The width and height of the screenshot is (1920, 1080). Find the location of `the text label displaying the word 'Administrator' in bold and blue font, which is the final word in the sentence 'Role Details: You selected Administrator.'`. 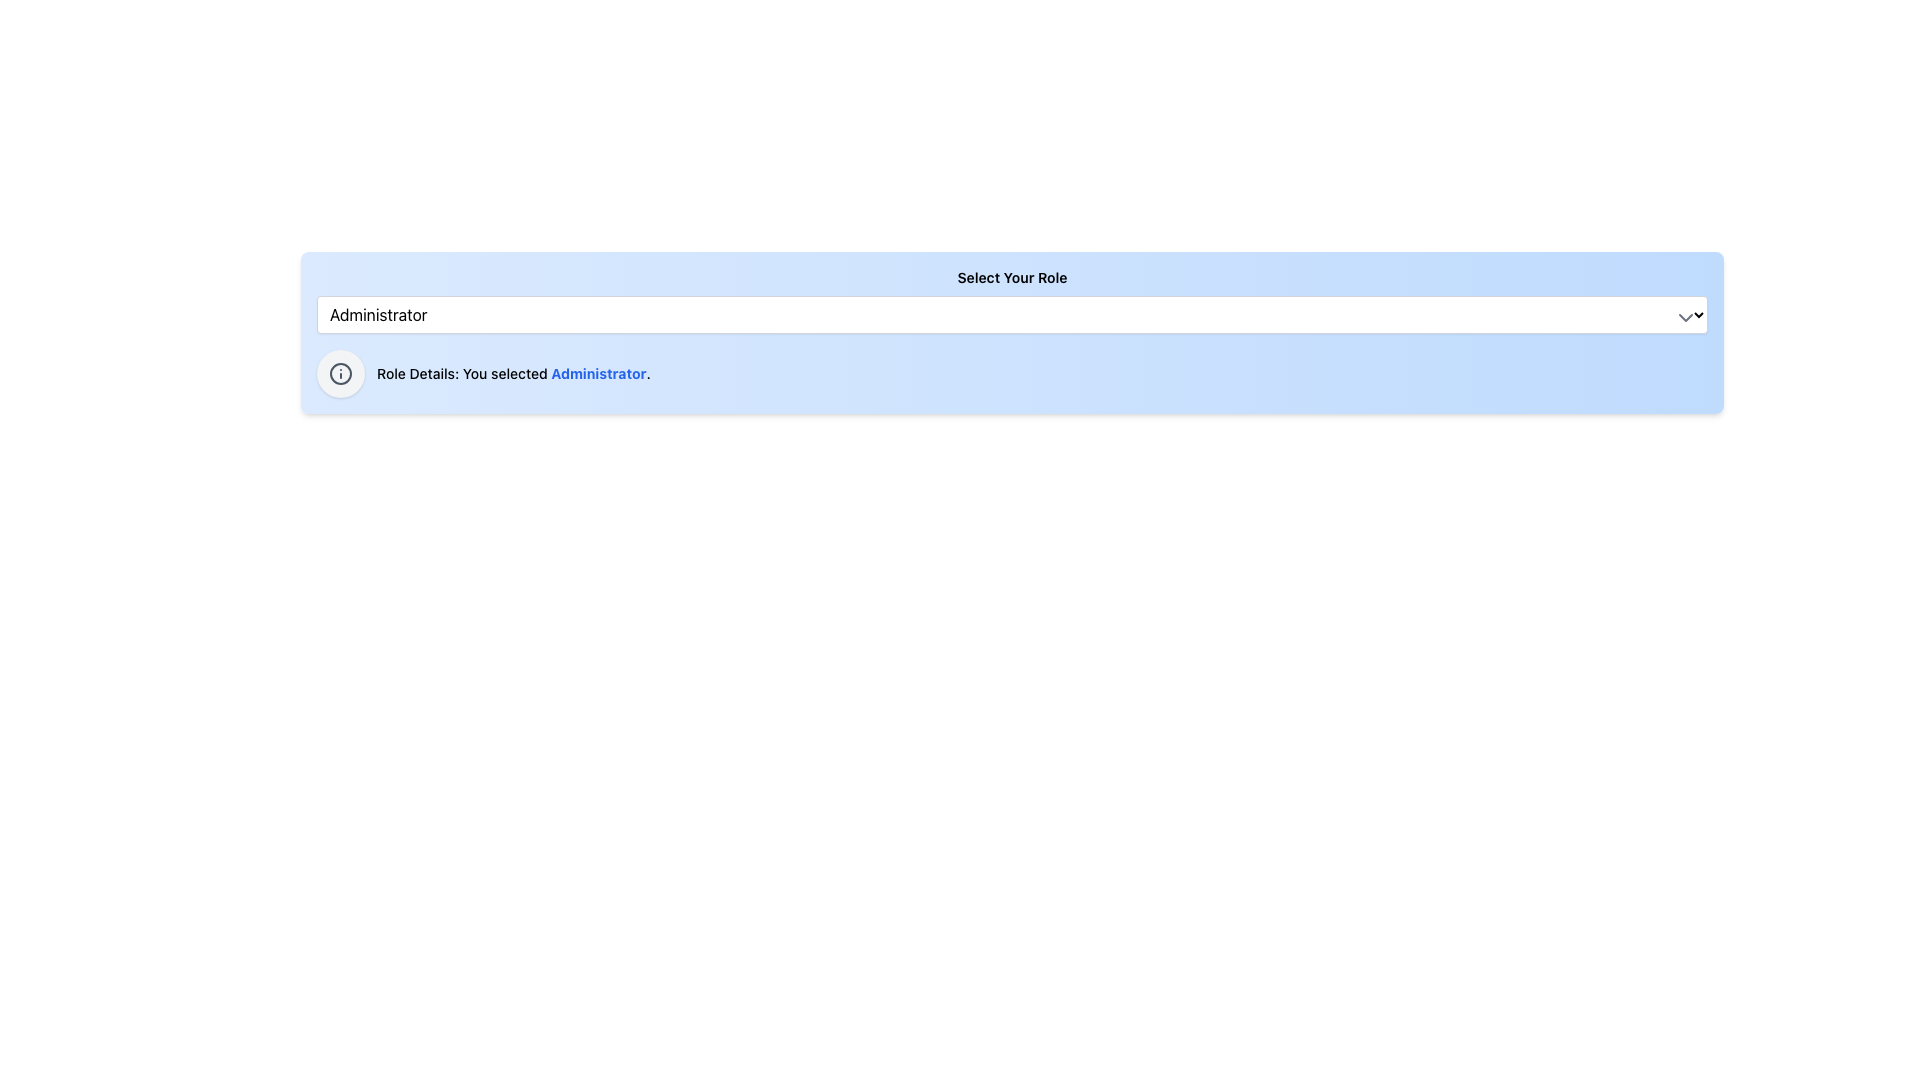

the text label displaying the word 'Administrator' in bold and blue font, which is the final word in the sentence 'Role Details: You selected Administrator.' is located at coordinates (598, 373).